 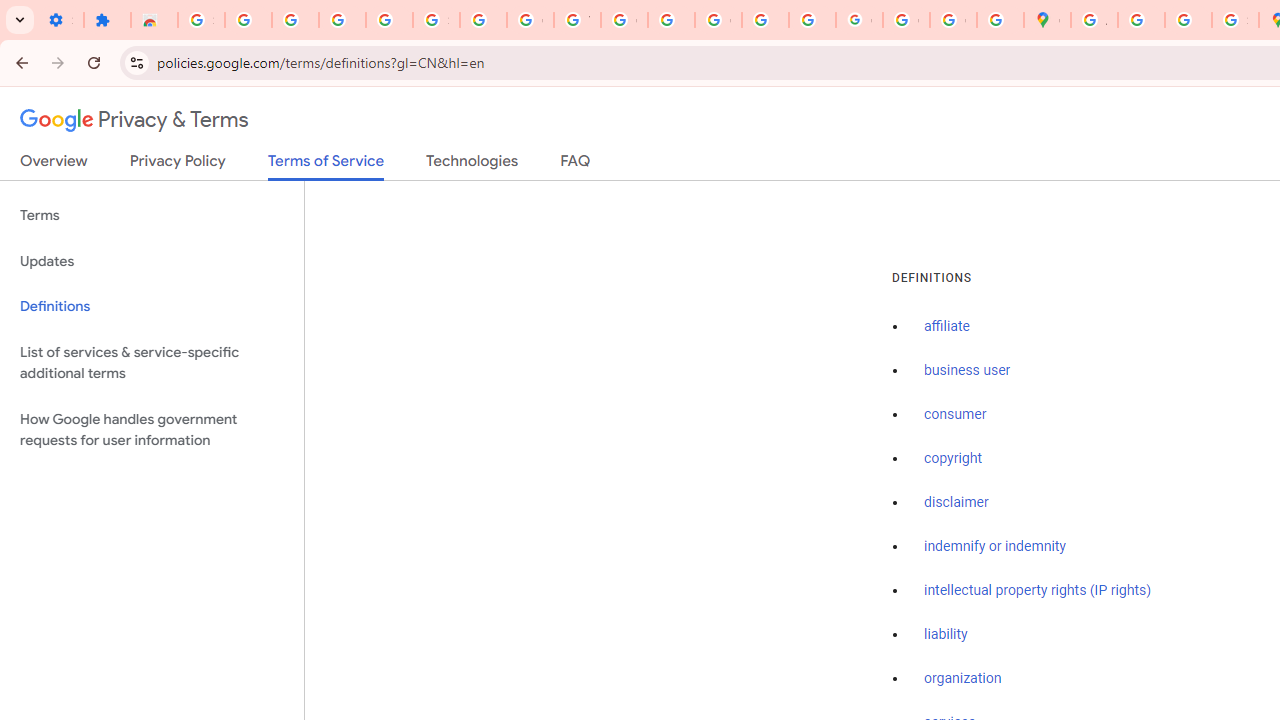 I want to click on 'YouTube', so click(x=576, y=20).